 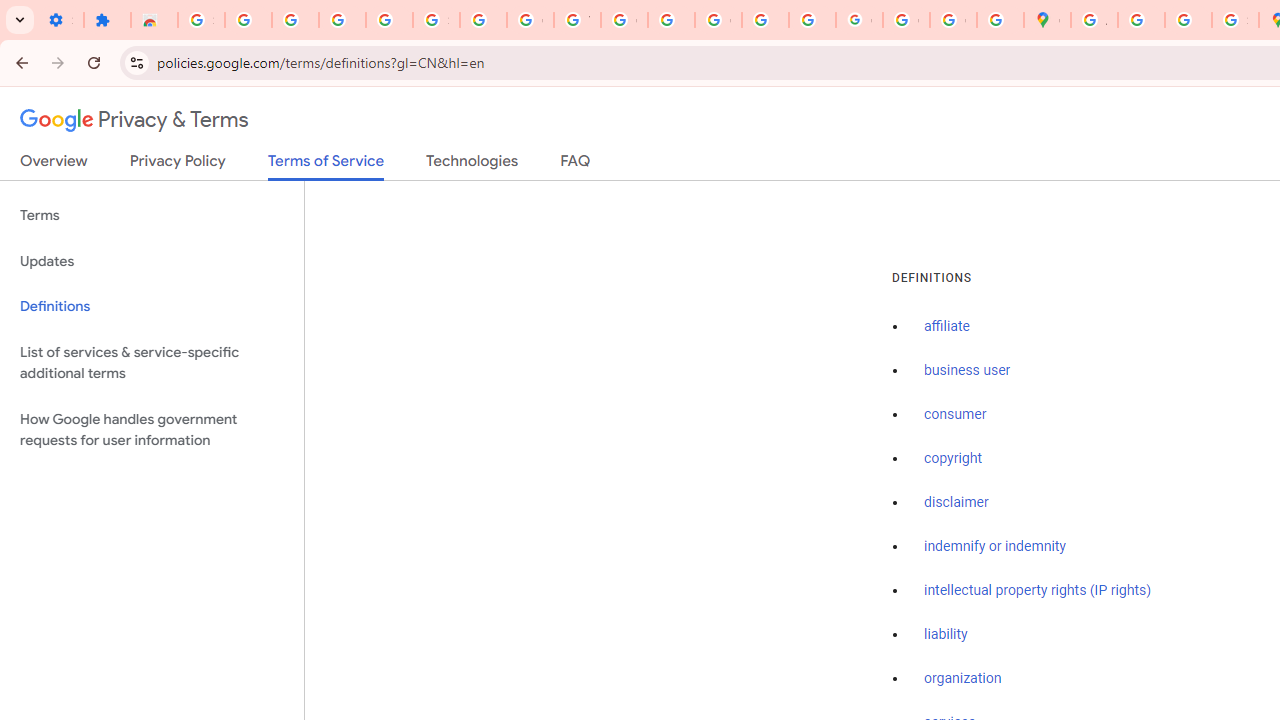 I want to click on 'YouTube', so click(x=576, y=20).